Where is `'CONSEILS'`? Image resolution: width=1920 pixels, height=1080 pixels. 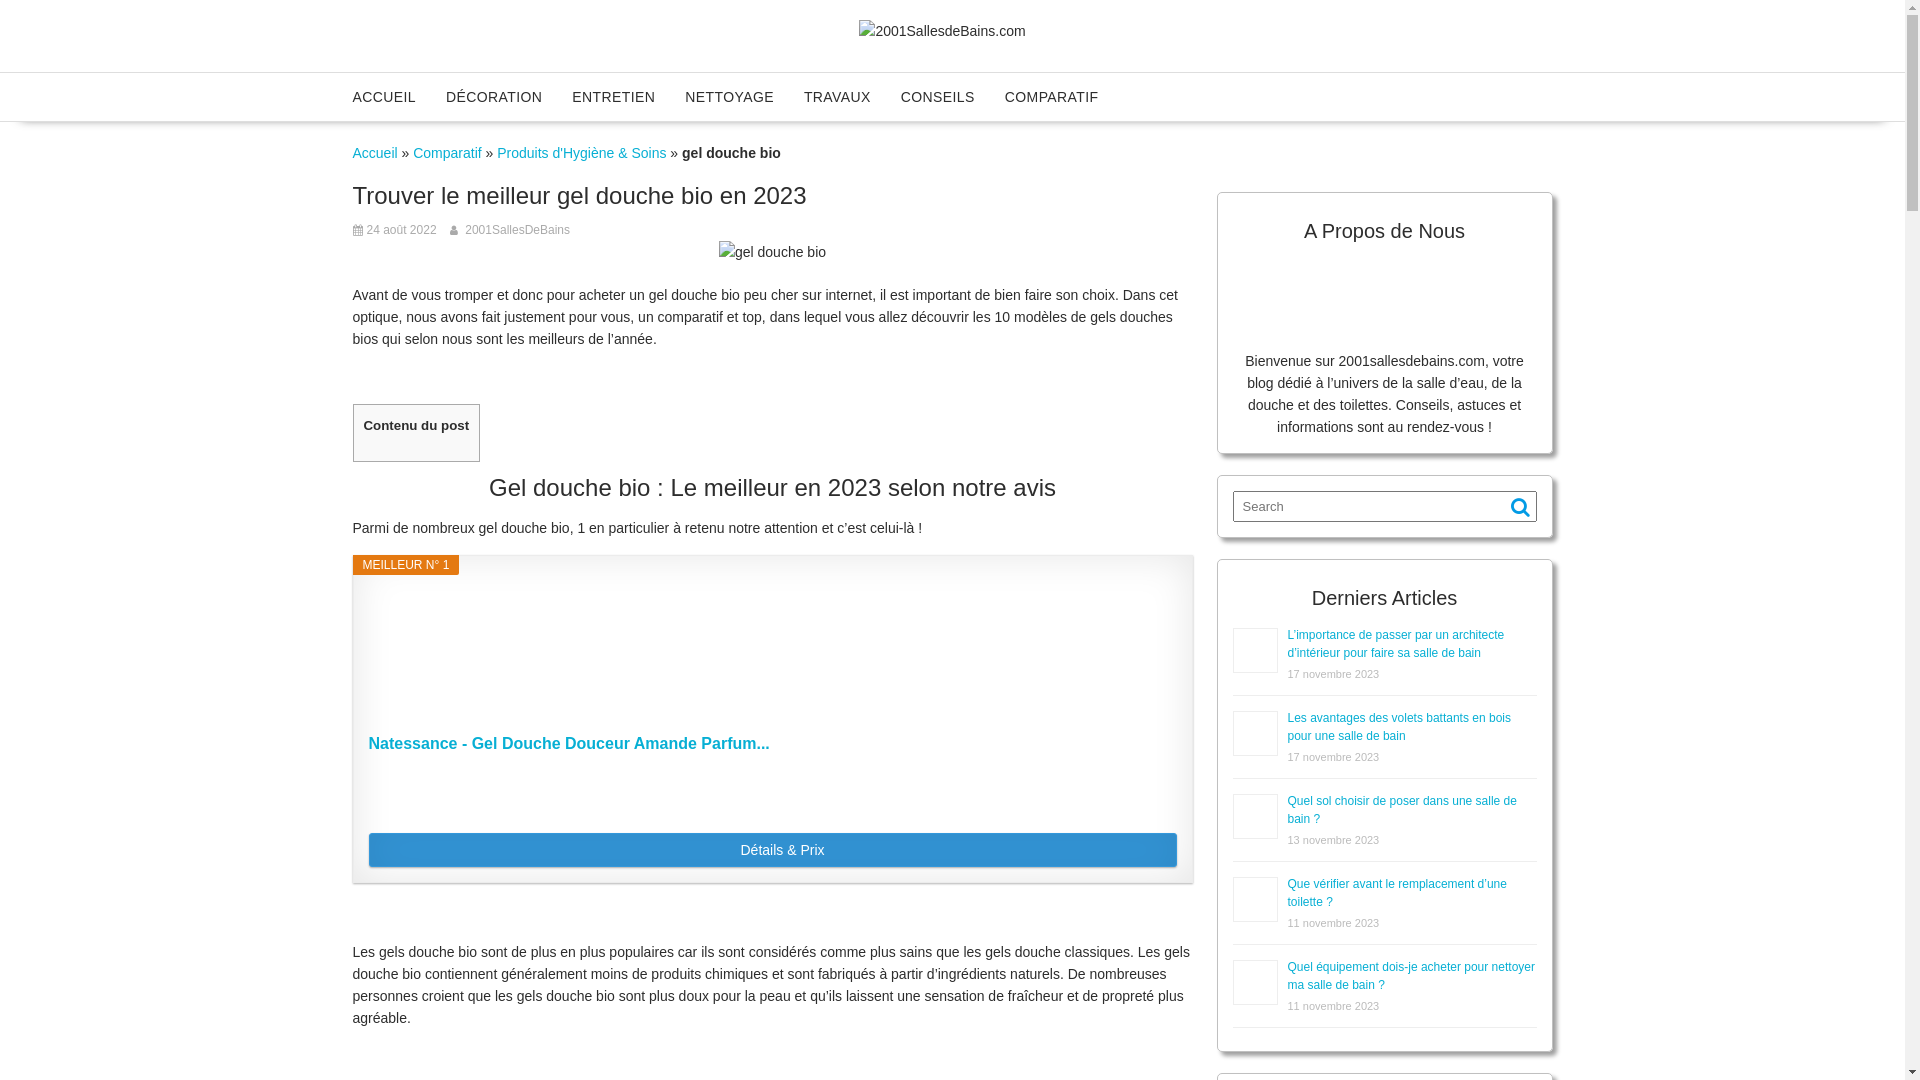
'CONSEILS' is located at coordinates (936, 96).